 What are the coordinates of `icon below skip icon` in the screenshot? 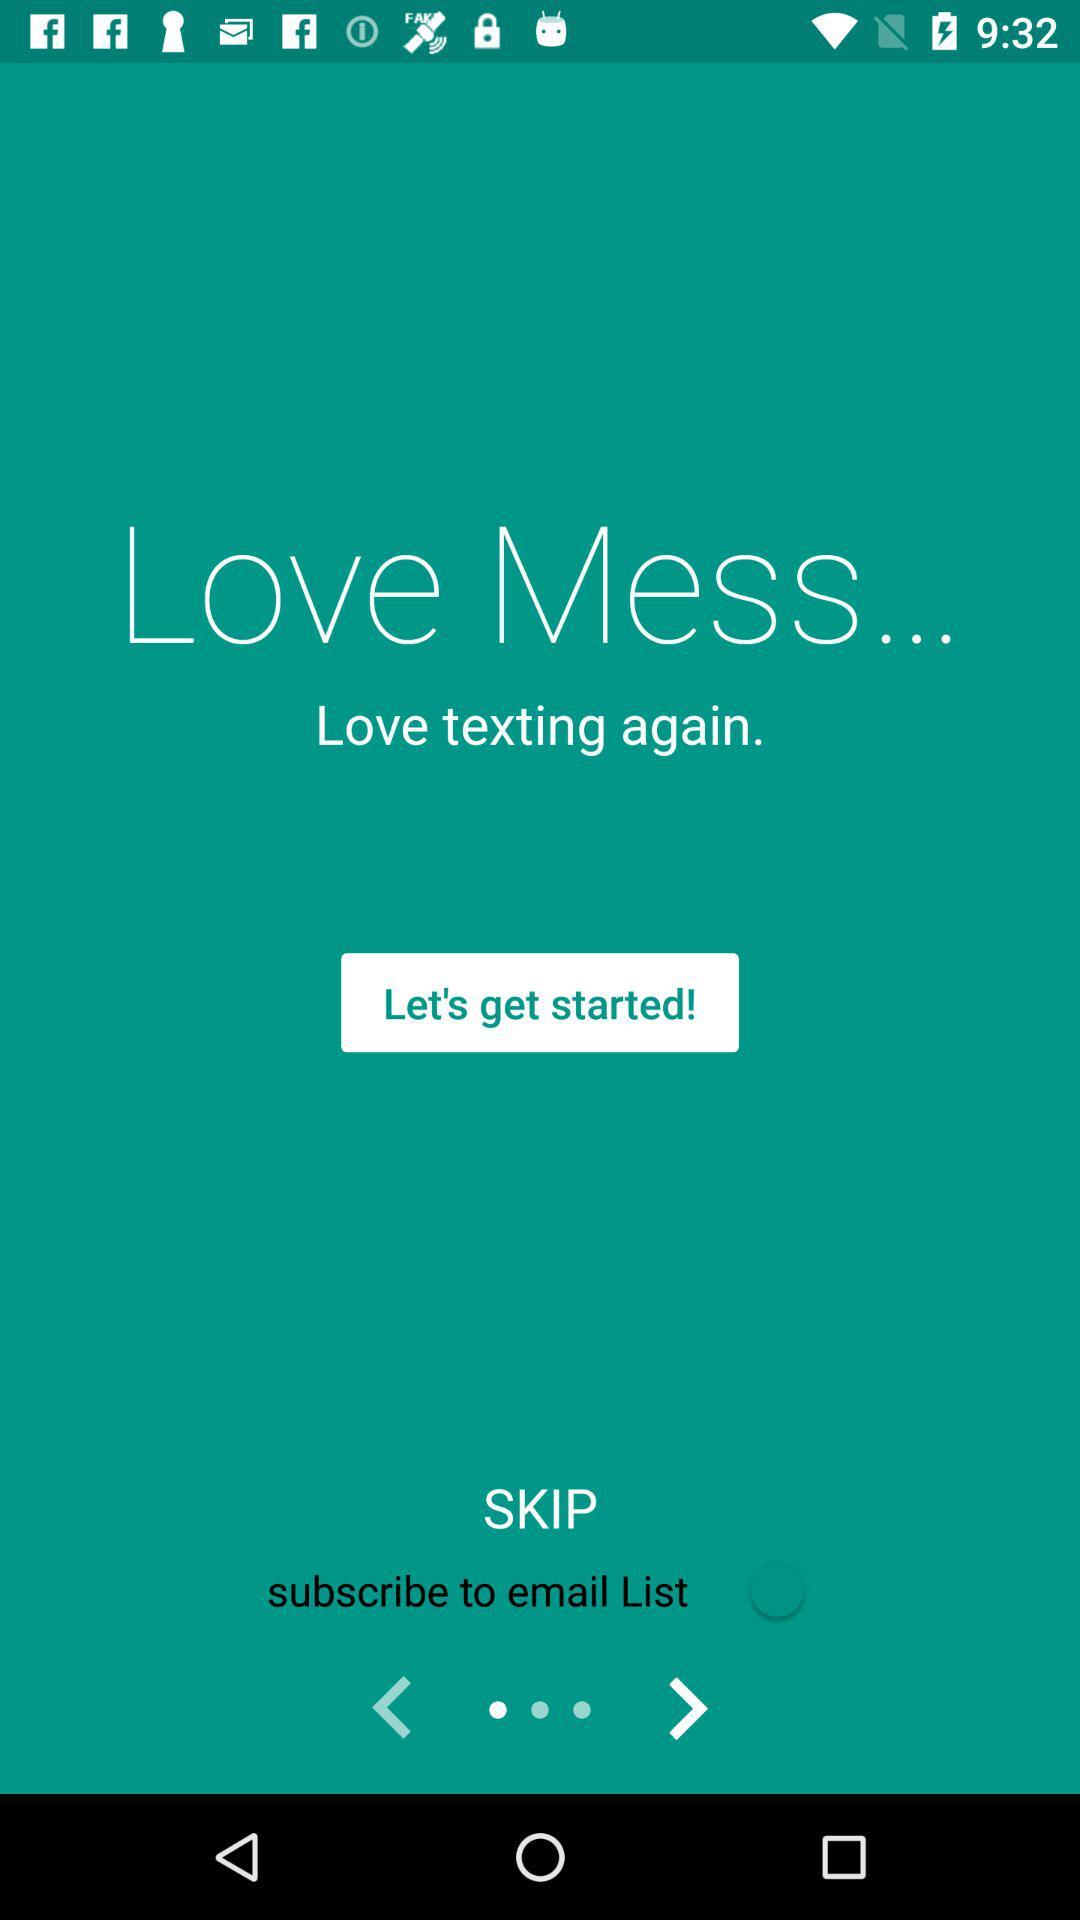 It's located at (540, 1589).